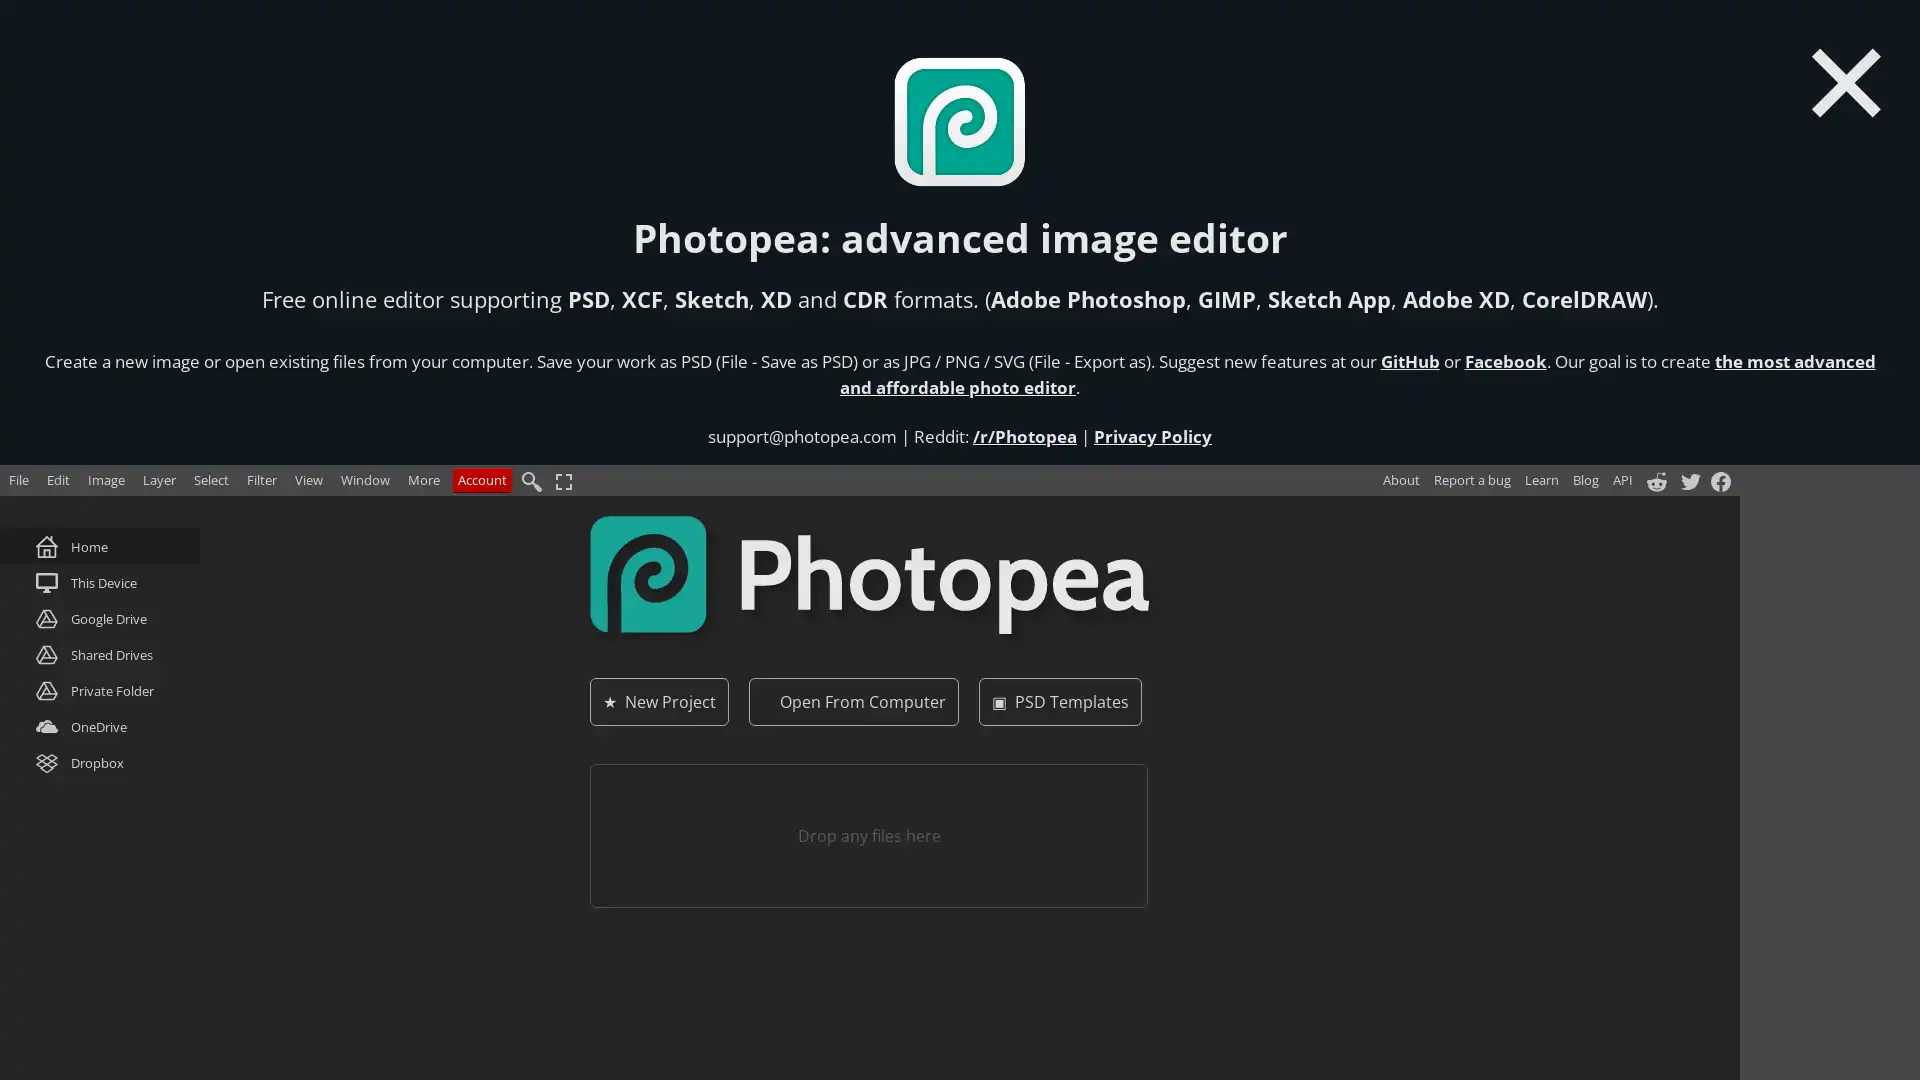 This screenshot has height=1080, width=1920. What do you see at coordinates (482, 15) in the screenshot?
I see `Account` at bounding box center [482, 15].